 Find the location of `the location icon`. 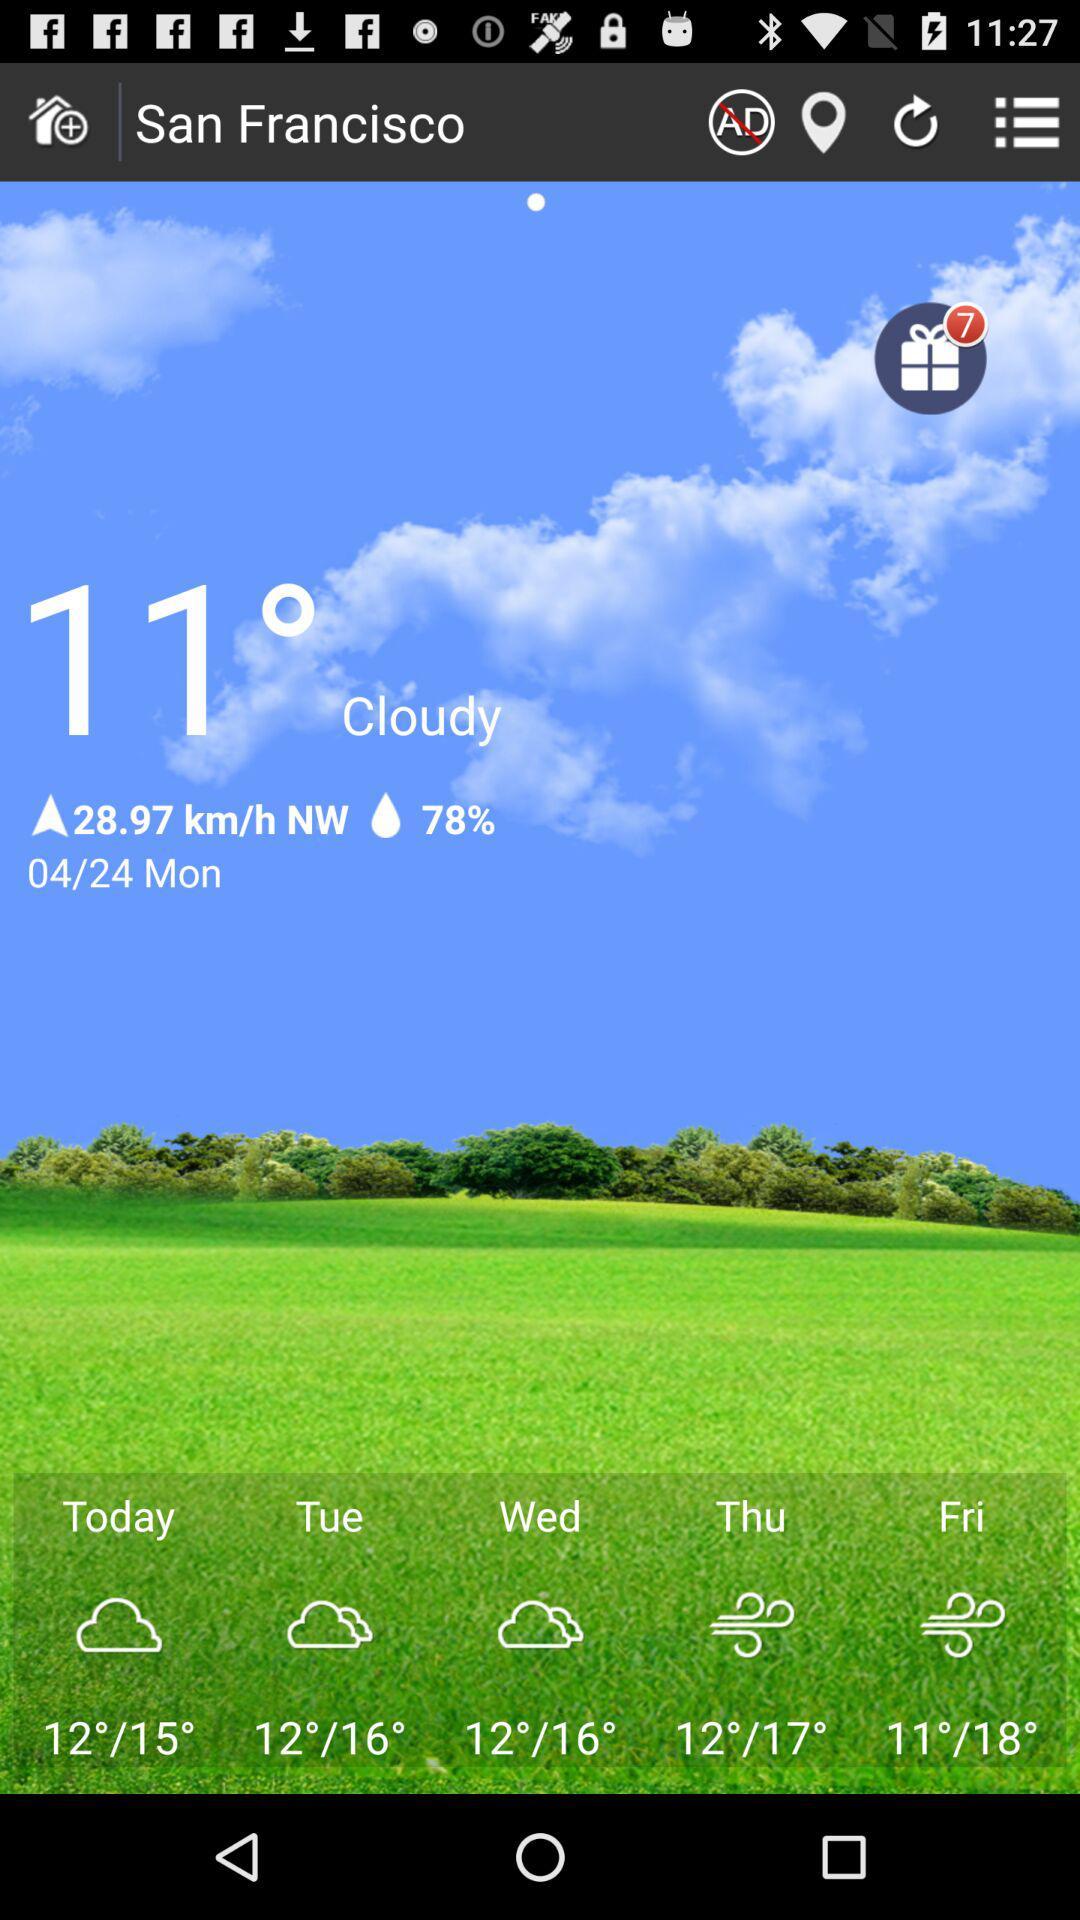

the location icon is located at coordinates (823, 129).